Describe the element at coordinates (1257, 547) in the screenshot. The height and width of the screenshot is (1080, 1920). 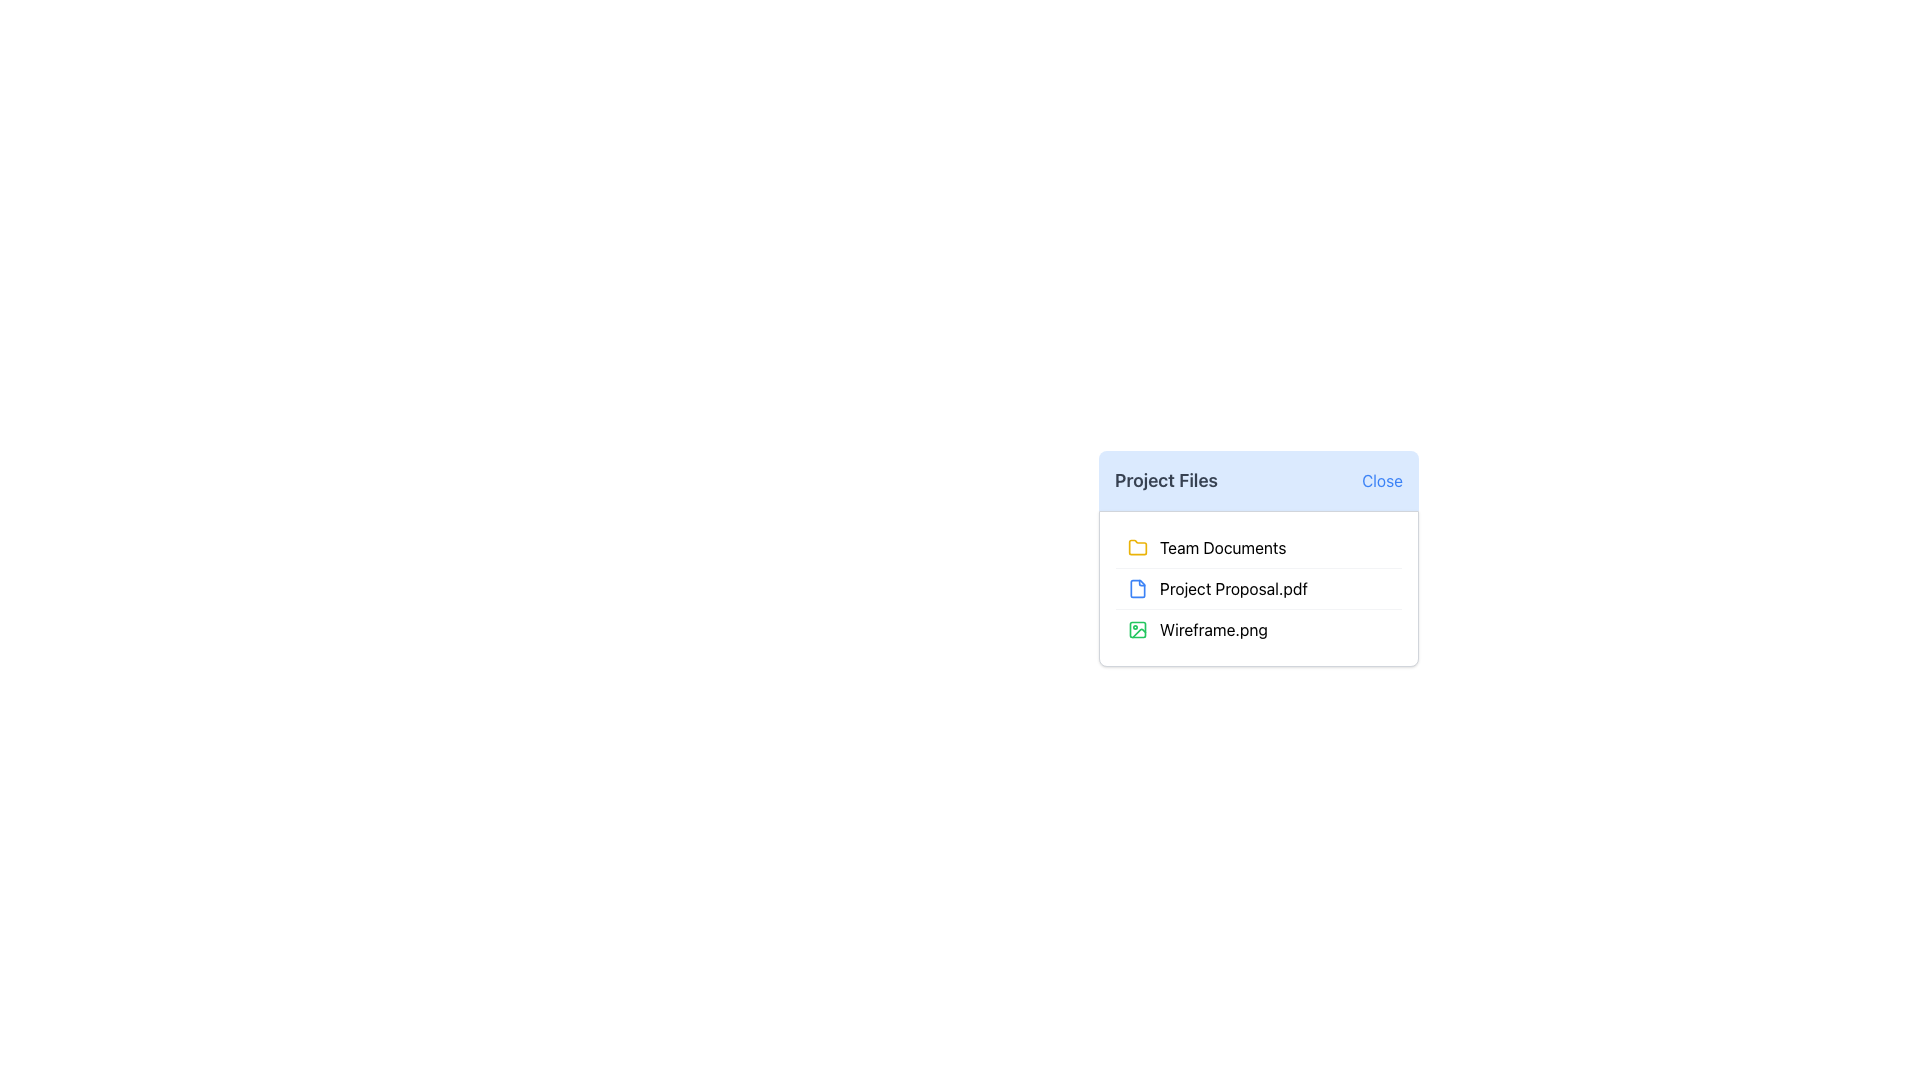
I see `the first list item labeled 'Team Documents' which contains a yellow folder icon, located within the 'Project Files' card` at that location.